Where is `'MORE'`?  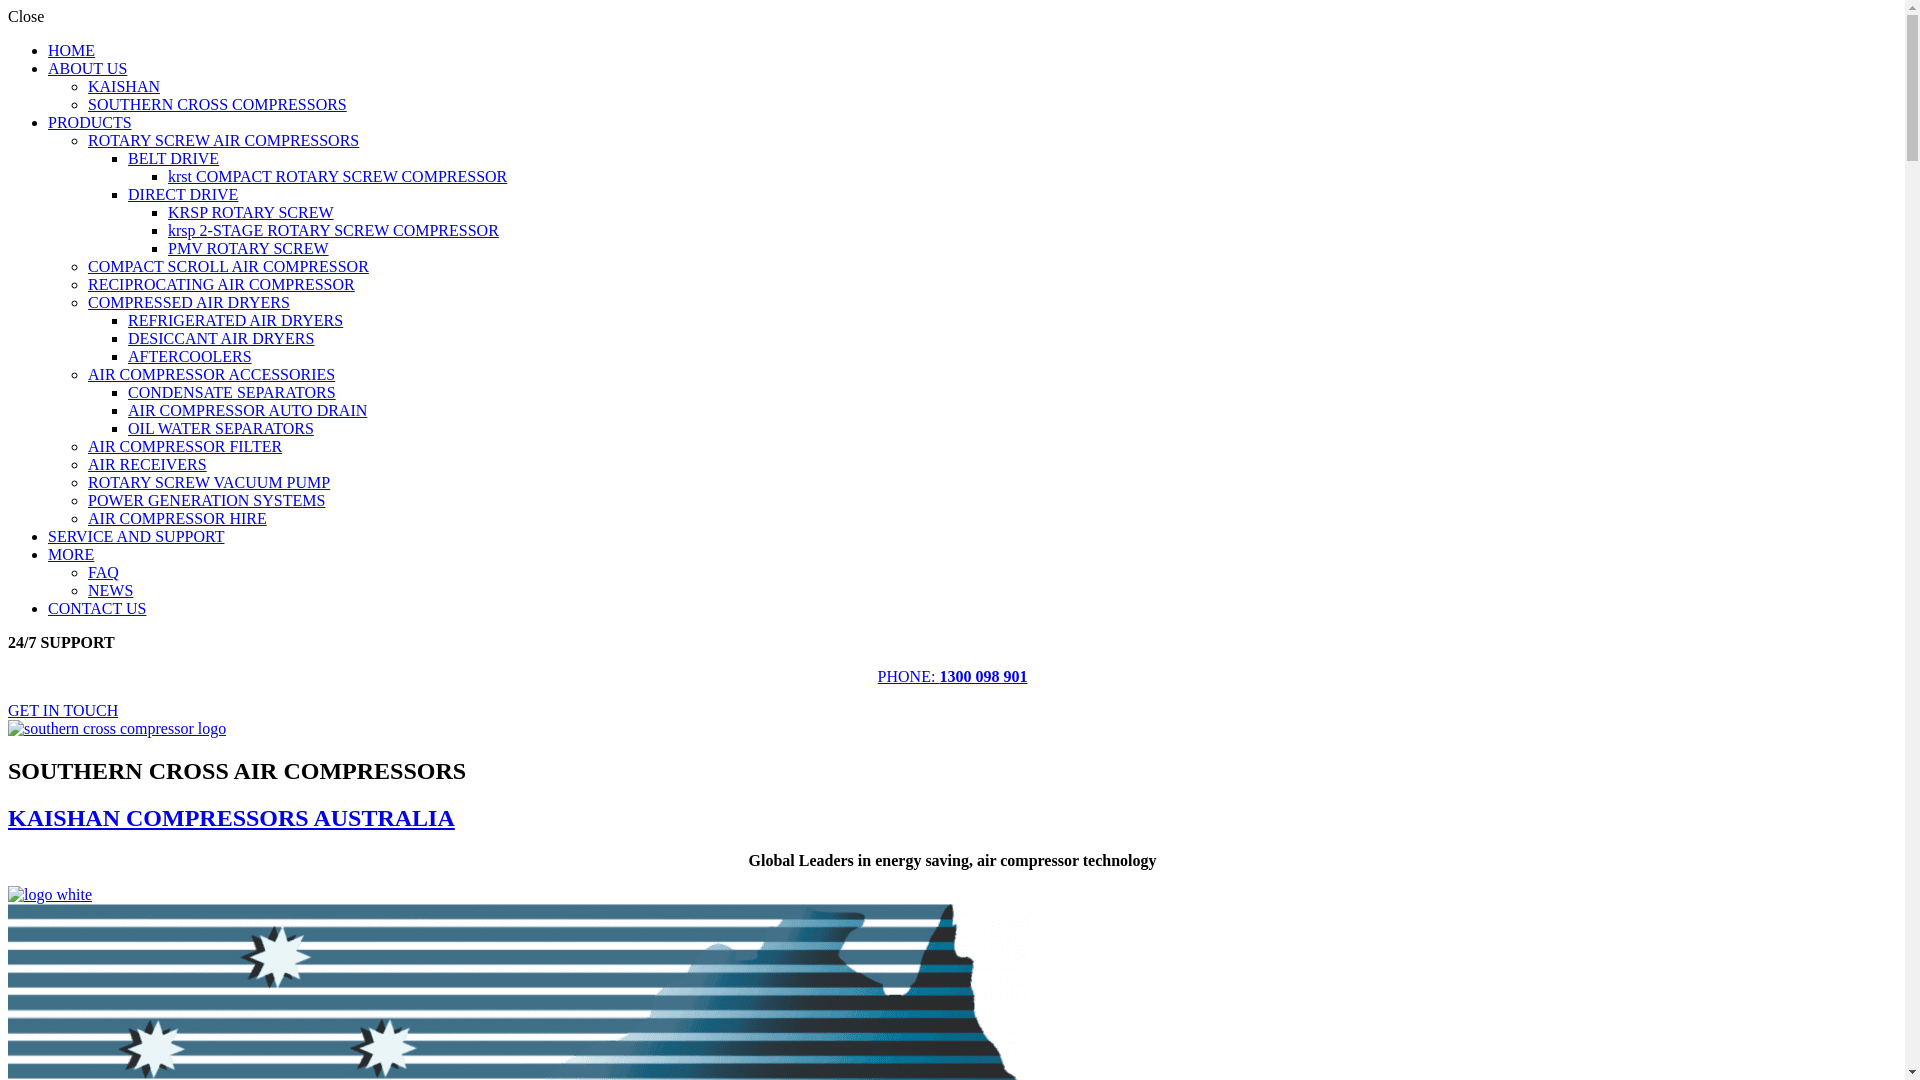
'MORE' is located at coordinates (71, 554).